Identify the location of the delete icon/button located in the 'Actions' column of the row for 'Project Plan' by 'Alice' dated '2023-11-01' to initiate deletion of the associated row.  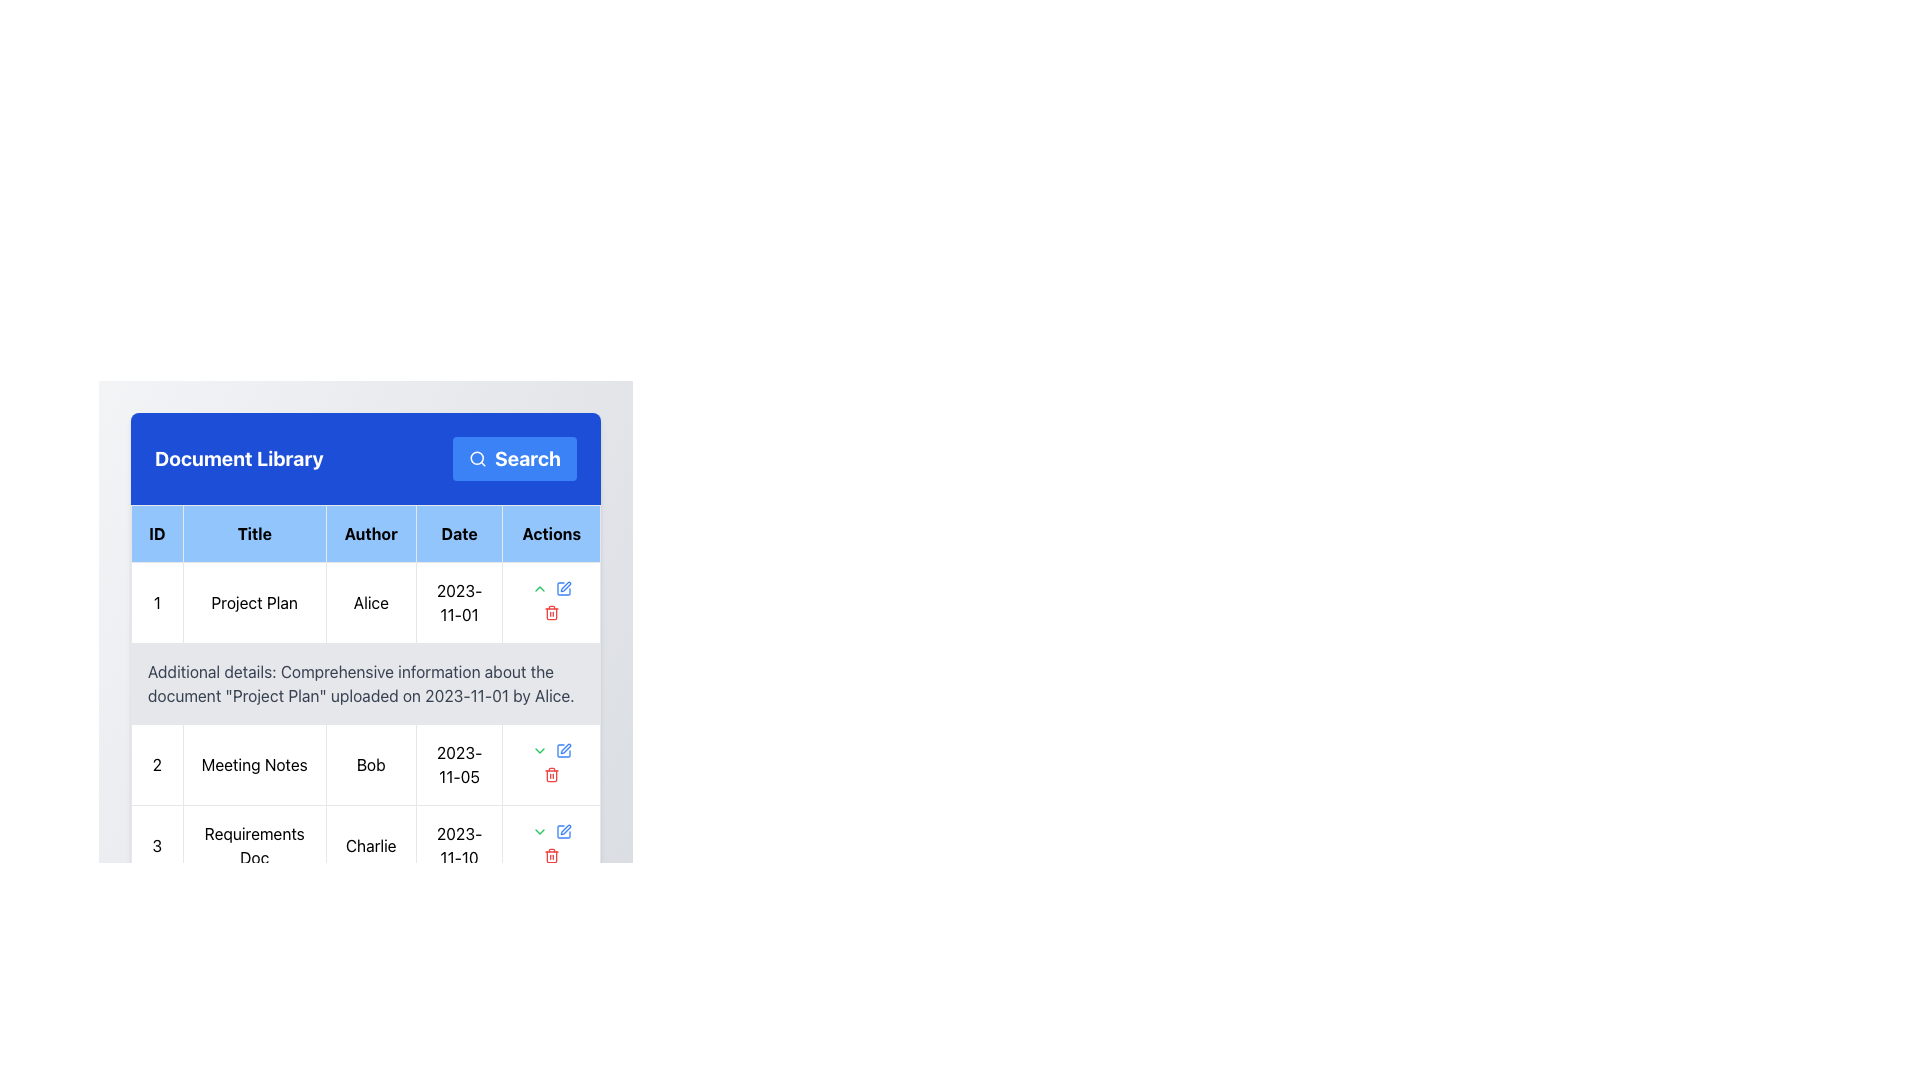
(551, 601).